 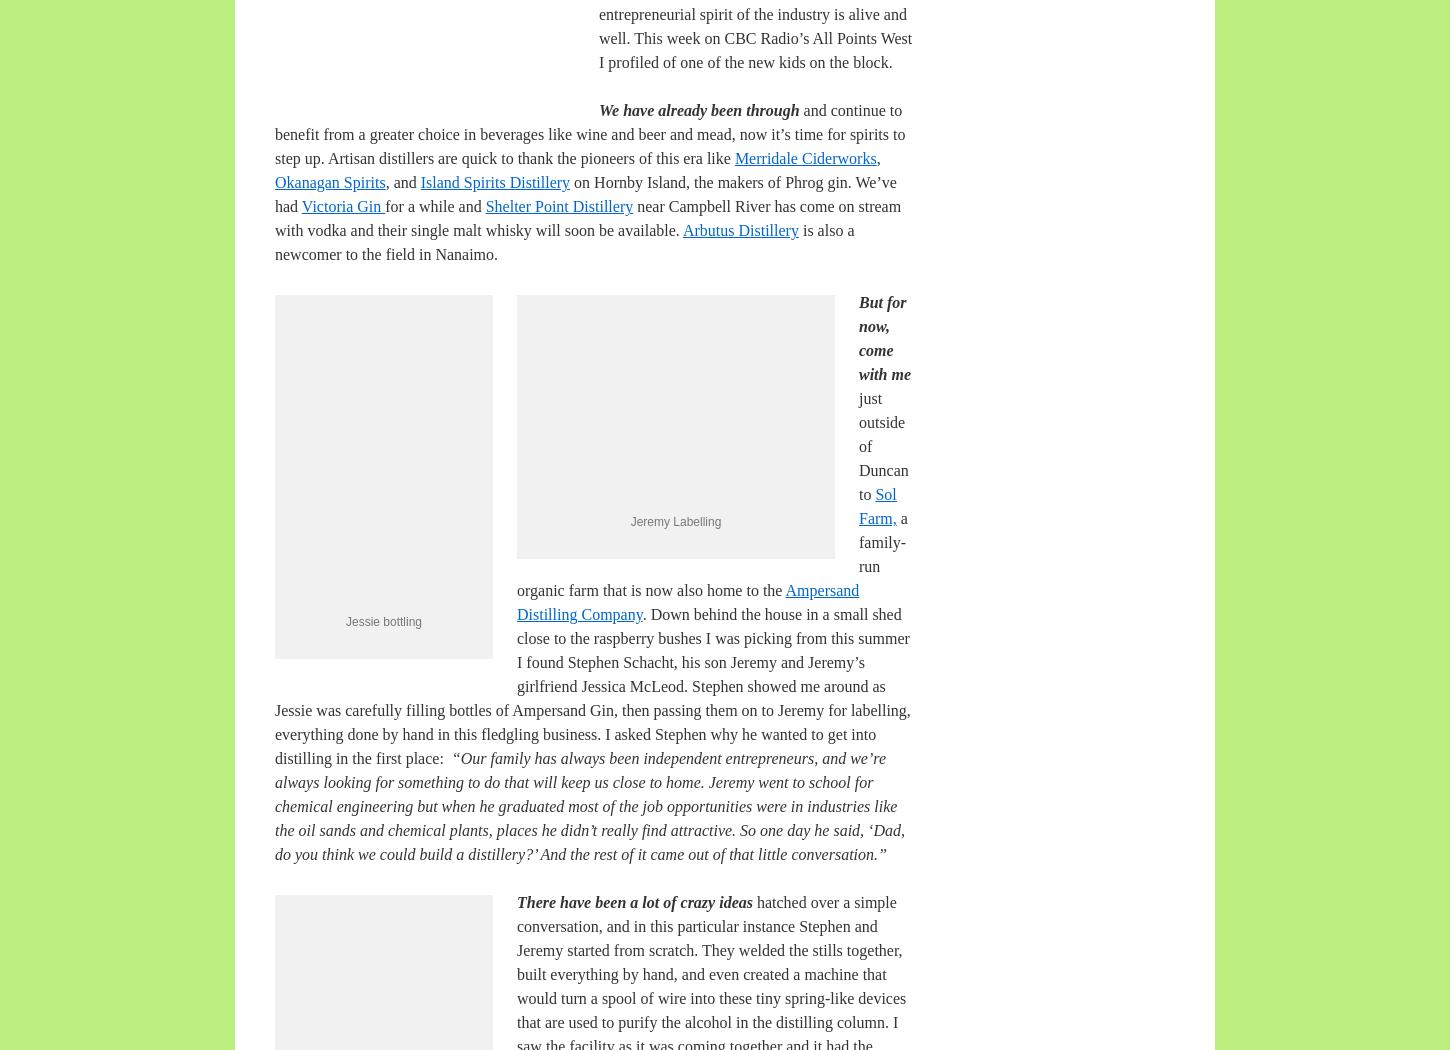 I want to click on 'But for now, come with me', so click(x=883, y=338).